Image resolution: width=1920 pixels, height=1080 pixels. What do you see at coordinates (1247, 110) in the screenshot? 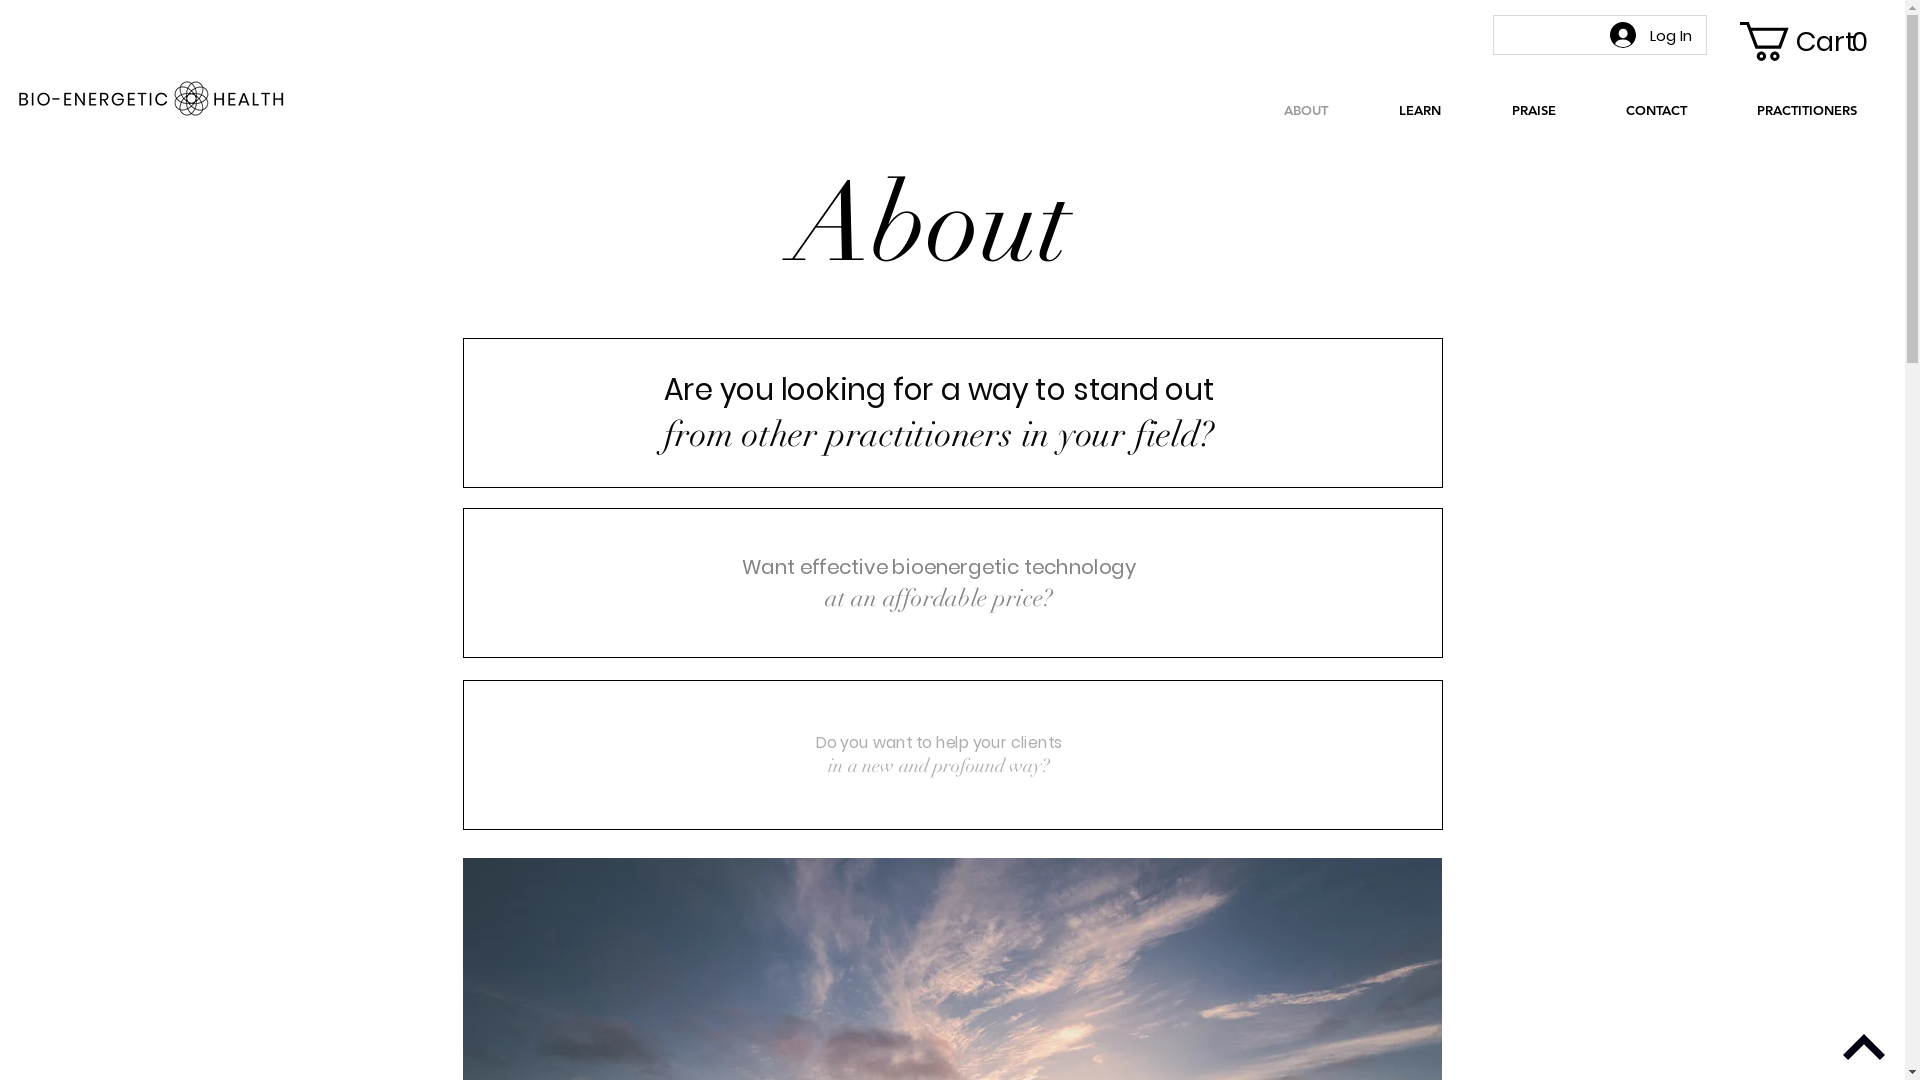
I see `'ABOUT'` at bounding box center [1247, 110].